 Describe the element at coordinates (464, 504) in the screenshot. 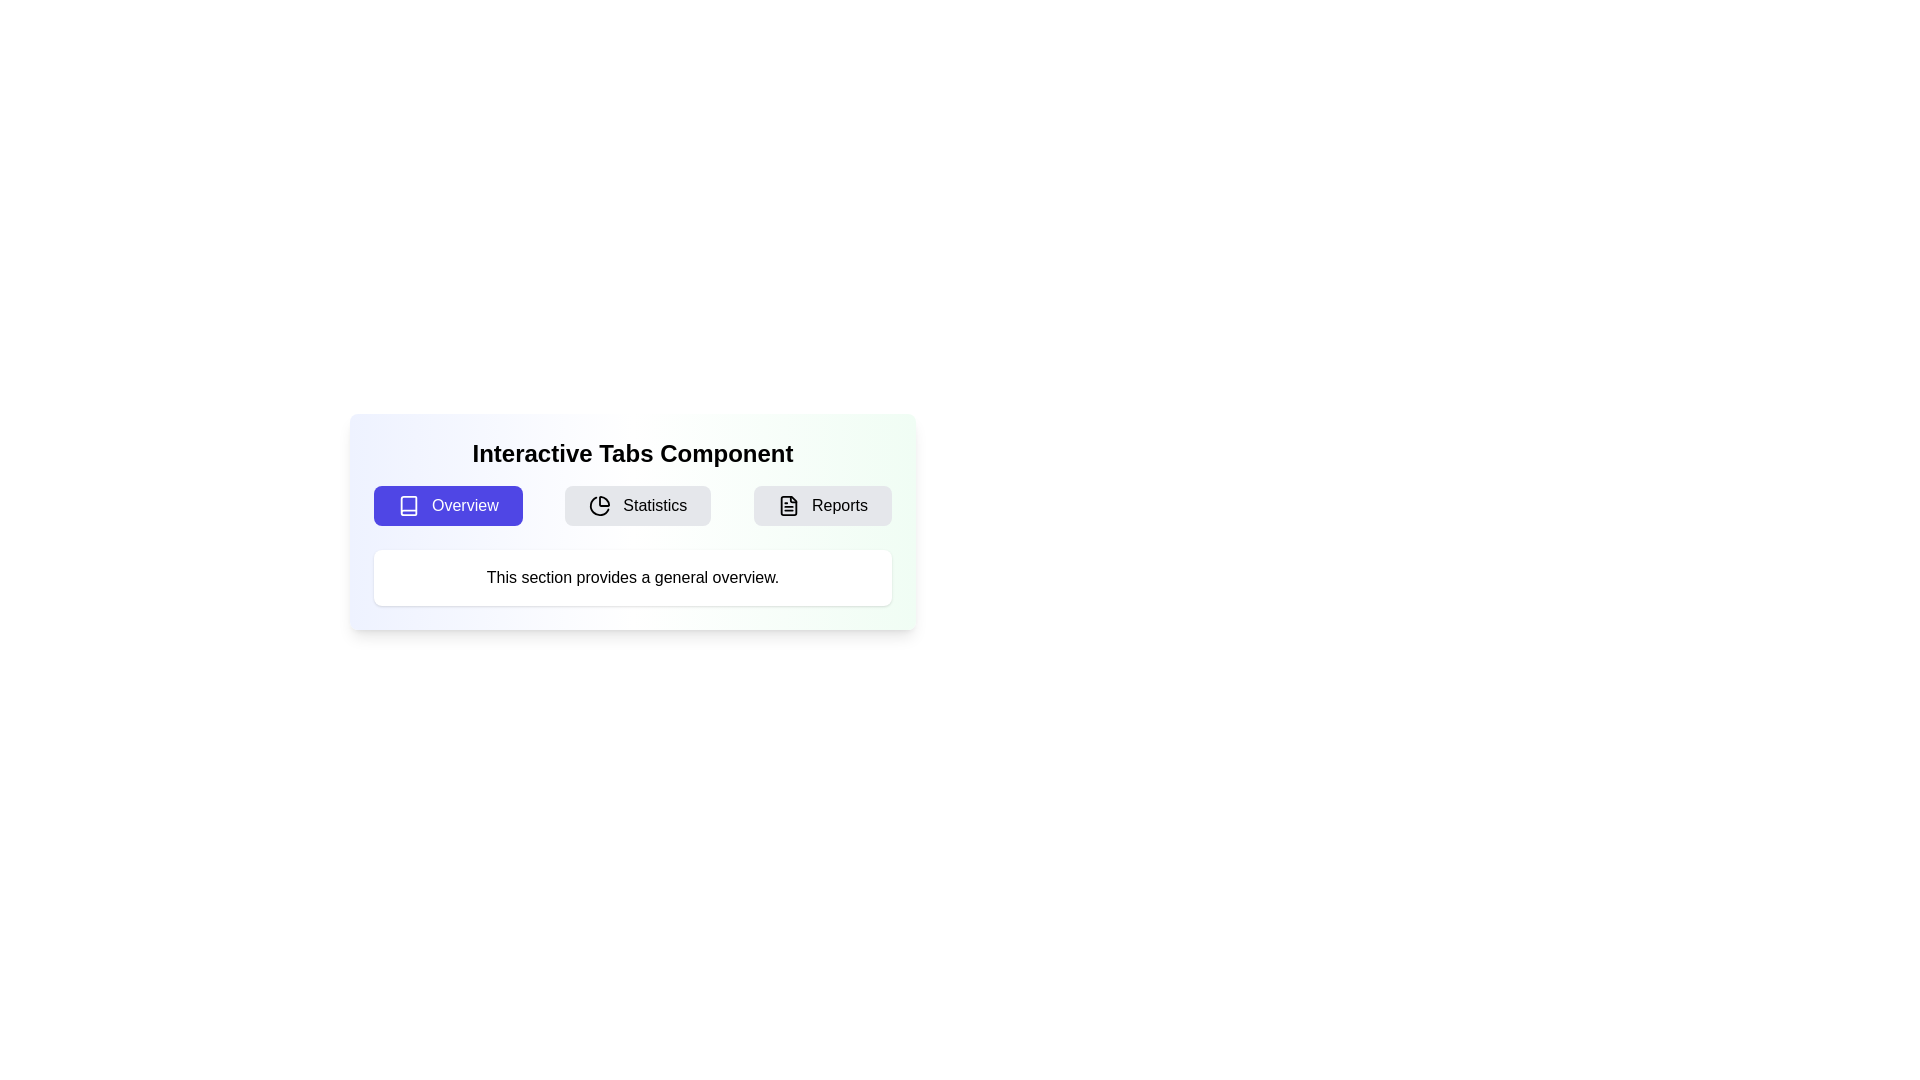

I see `the 'Overview' tab label` at that location.